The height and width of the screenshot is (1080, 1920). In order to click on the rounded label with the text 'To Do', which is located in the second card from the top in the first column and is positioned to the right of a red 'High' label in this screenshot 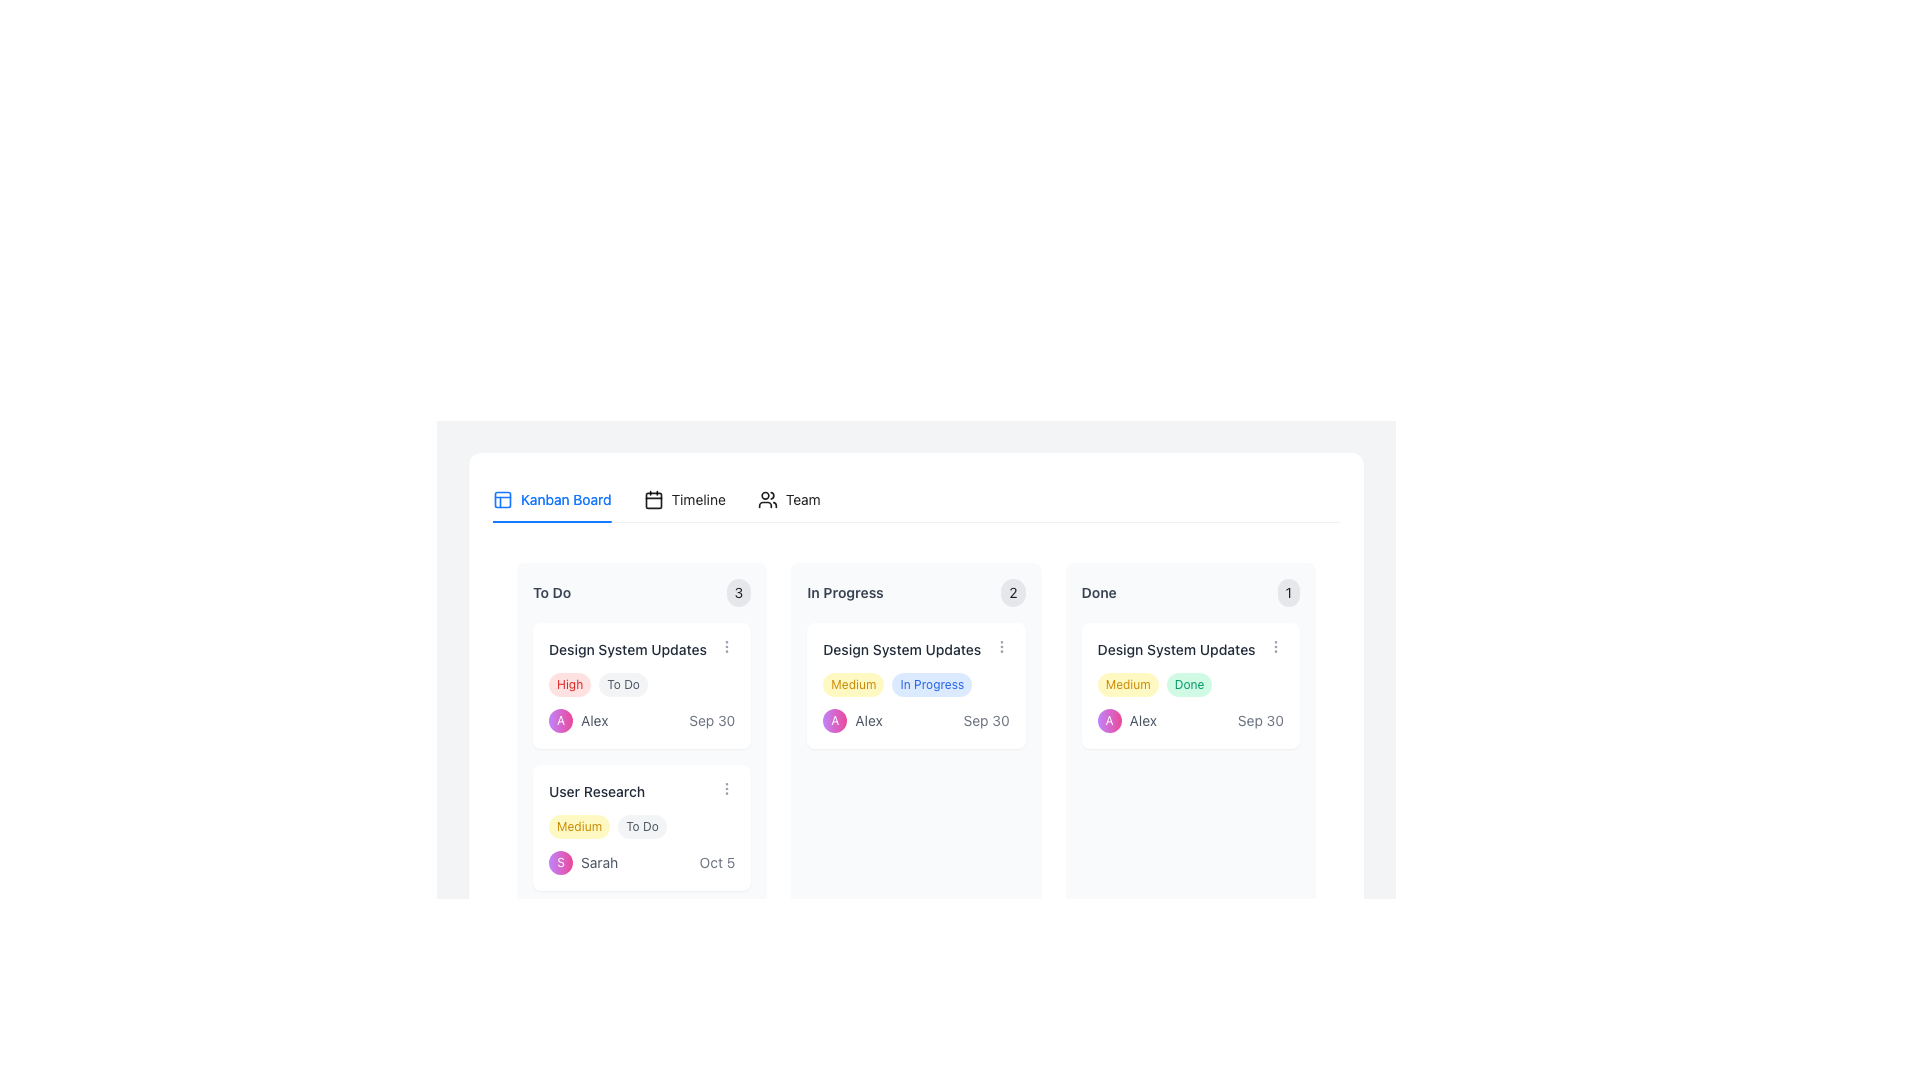, I will do `click(622, 684)`.